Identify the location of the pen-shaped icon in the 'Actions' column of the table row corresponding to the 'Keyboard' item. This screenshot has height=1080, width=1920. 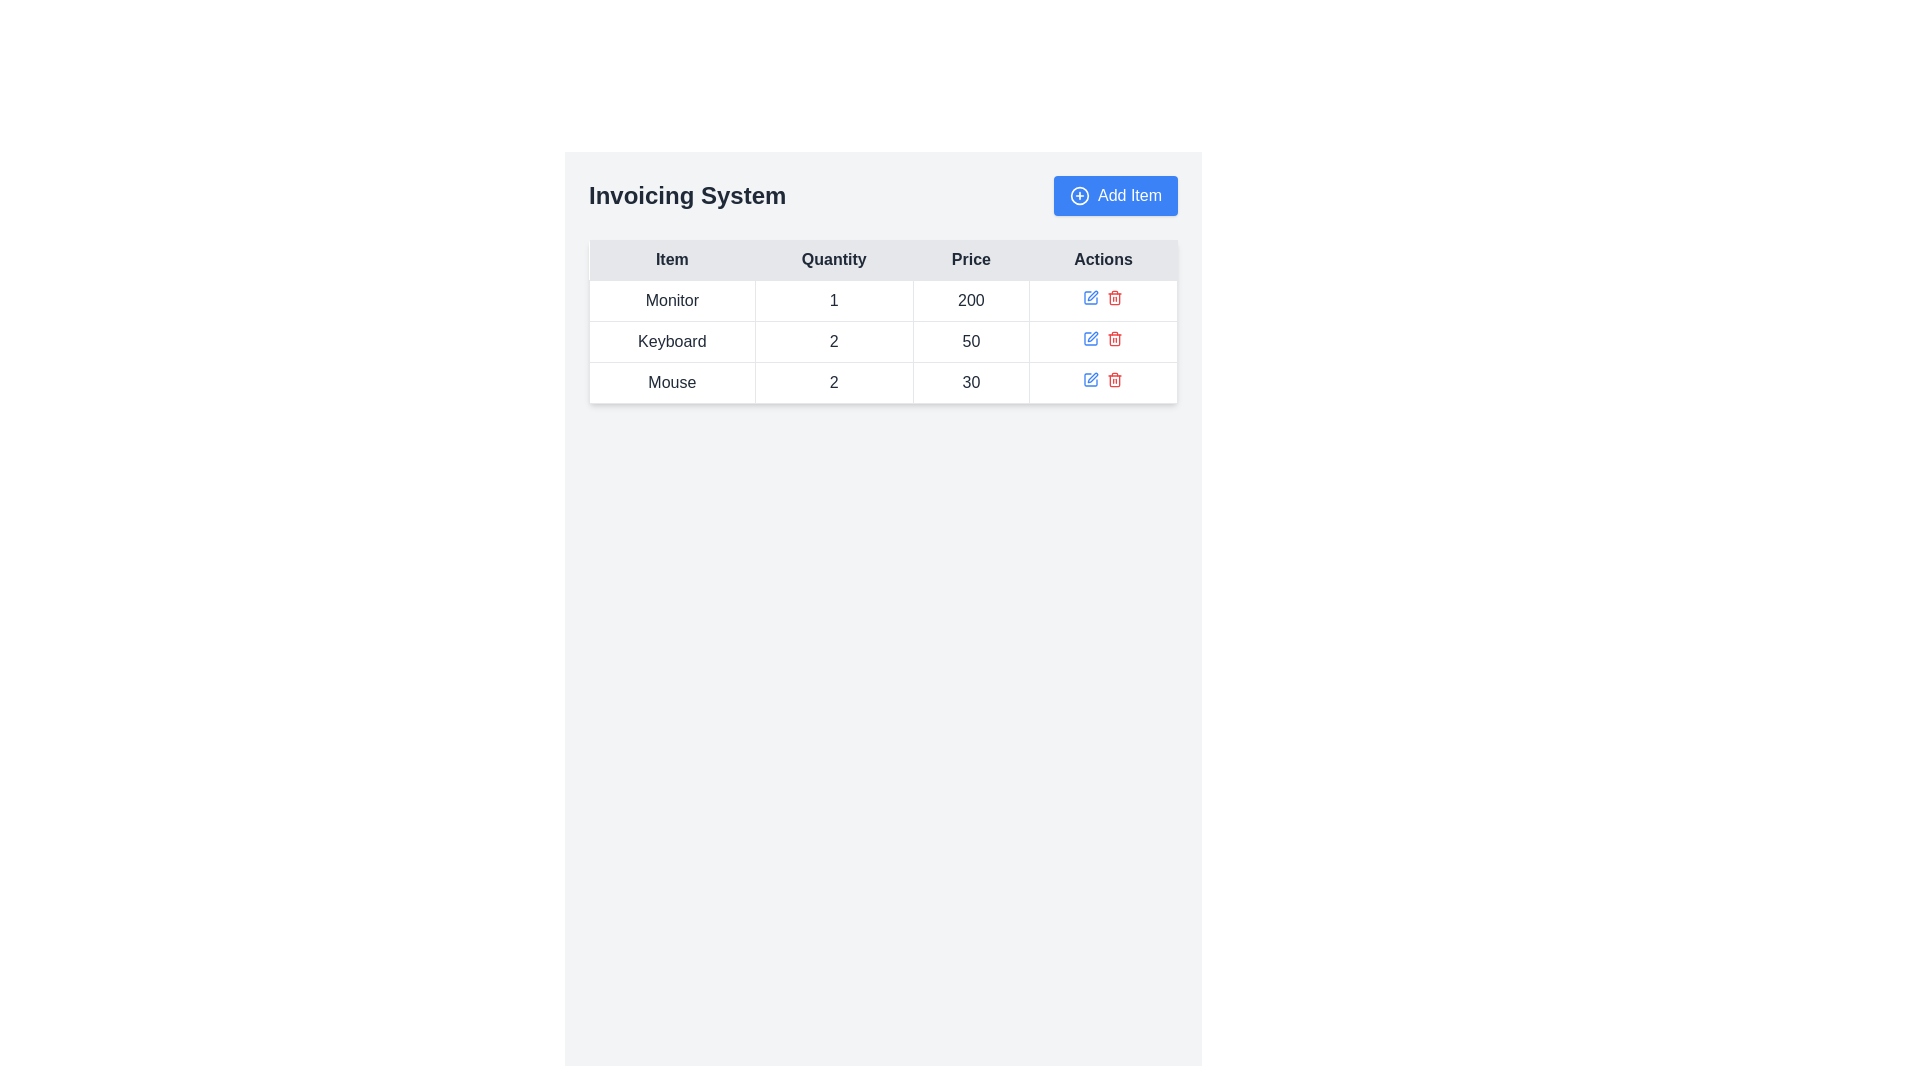
(1092, 335).